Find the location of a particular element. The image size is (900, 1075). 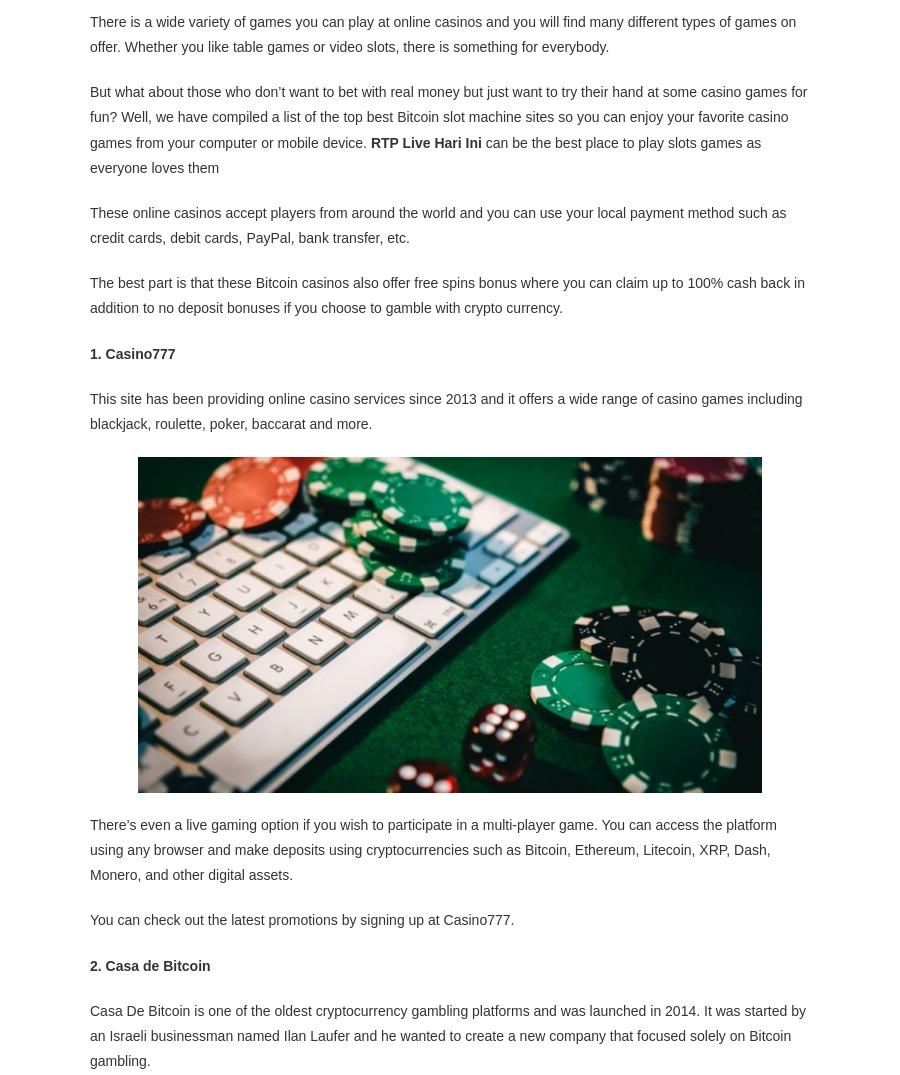

'There’s even a live gaming option if you wish to participate in a multi-player game. You can access the platform using any browser and make deposits using cryptocurrencies such as Bitcoin, Ethereum, Litecoin, XRP, Dash, Monero, and other digital assets.' is located at coordinates (432, 849).